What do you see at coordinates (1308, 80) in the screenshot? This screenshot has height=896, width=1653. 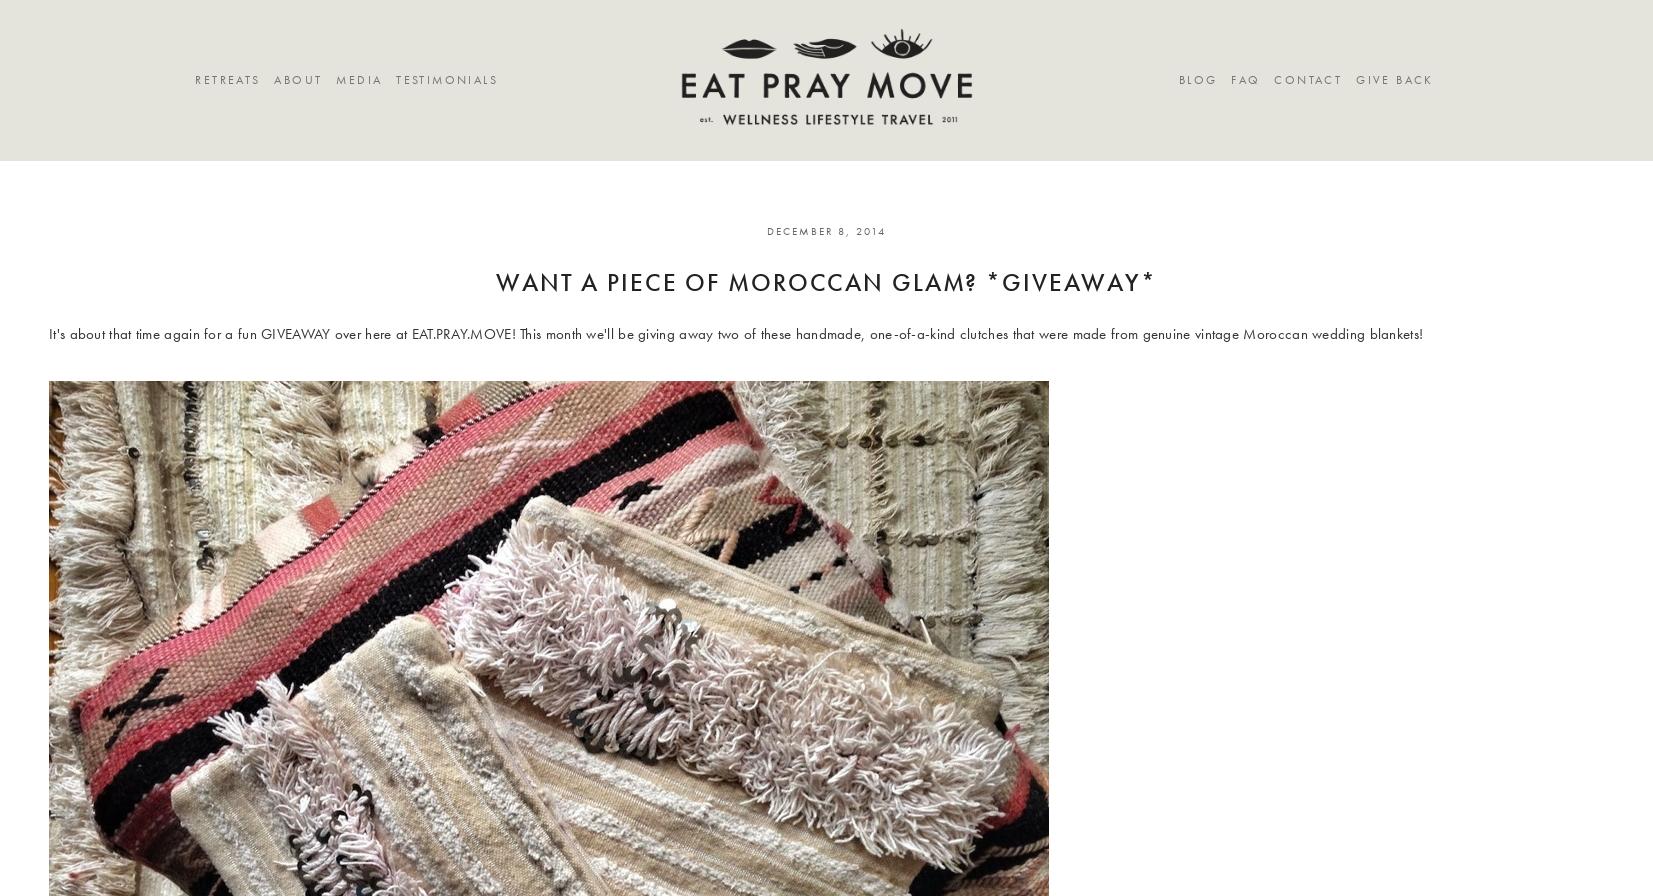 I see `'CONTACT'` at bounding box center [1308, 80].